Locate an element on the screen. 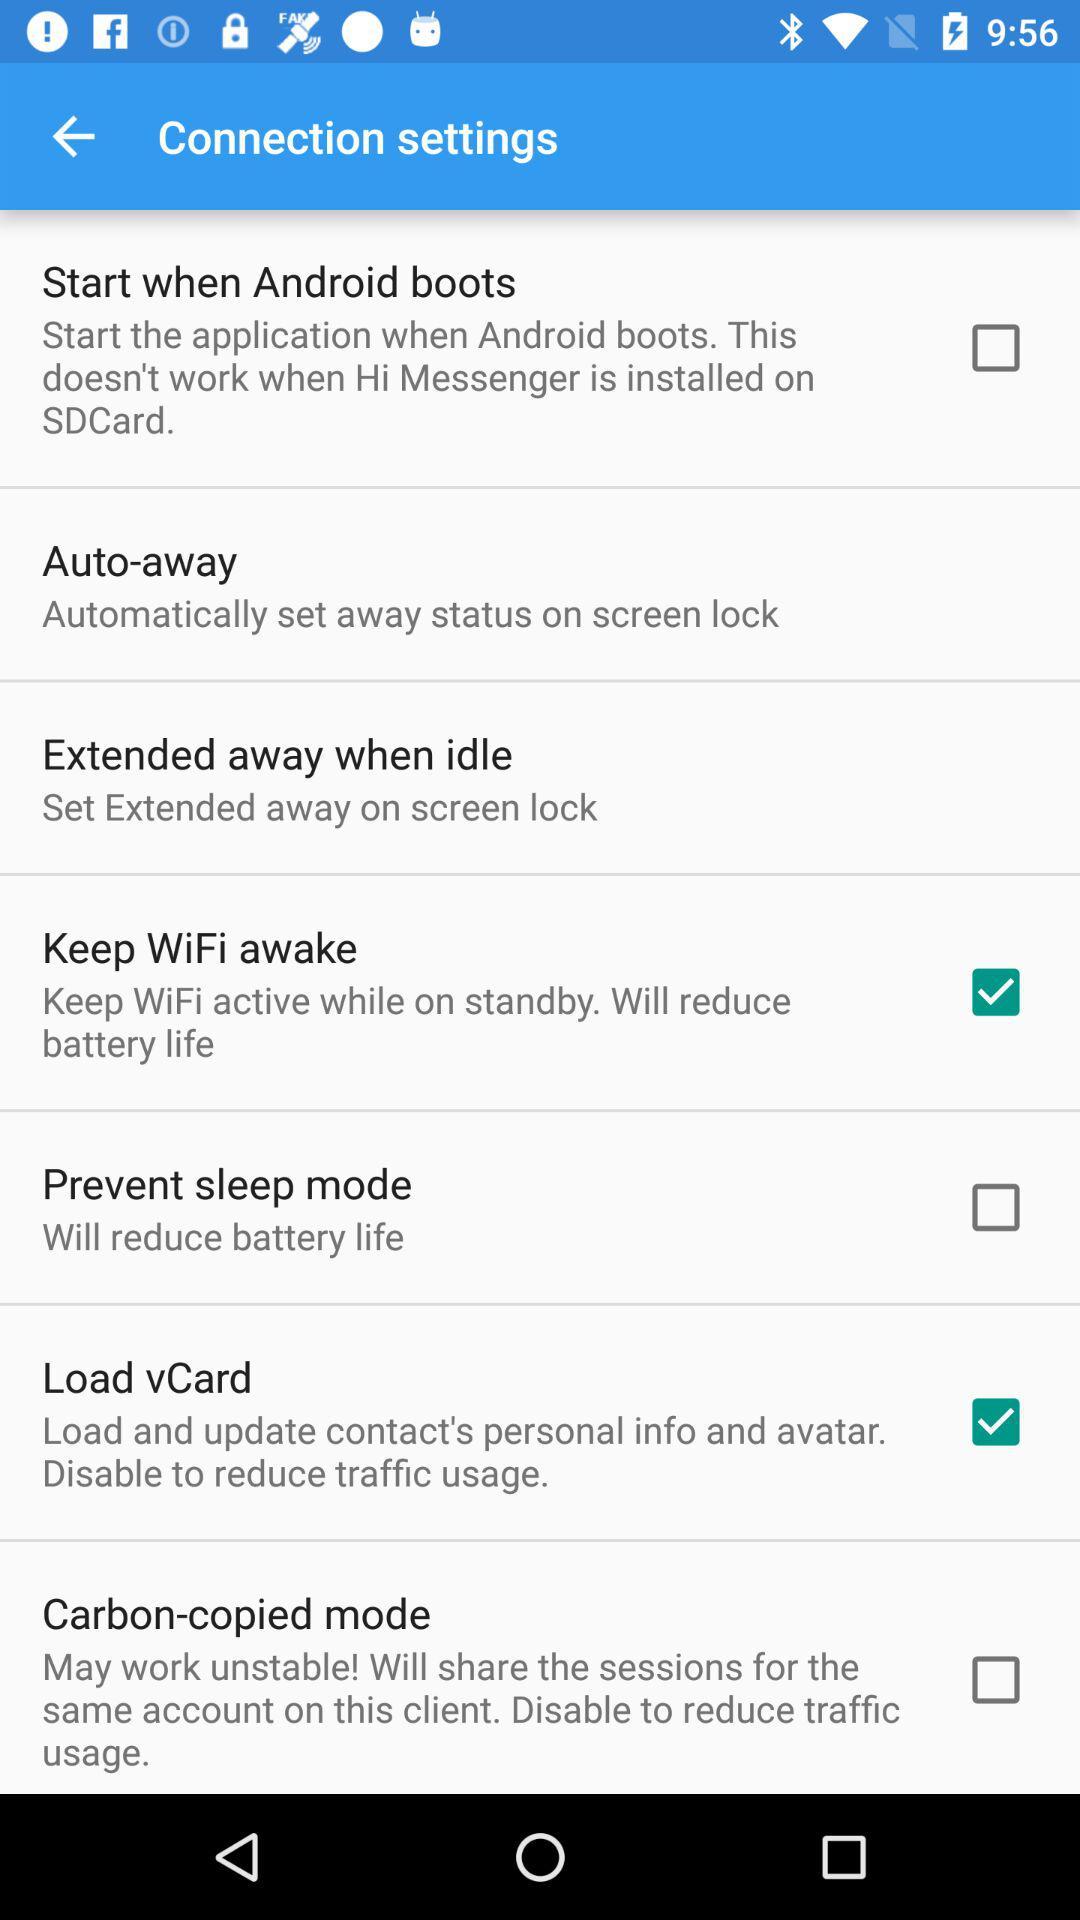 The width and height of the screenshot is (1080, 1920). start the application icon is located at coordinates (477, 376).